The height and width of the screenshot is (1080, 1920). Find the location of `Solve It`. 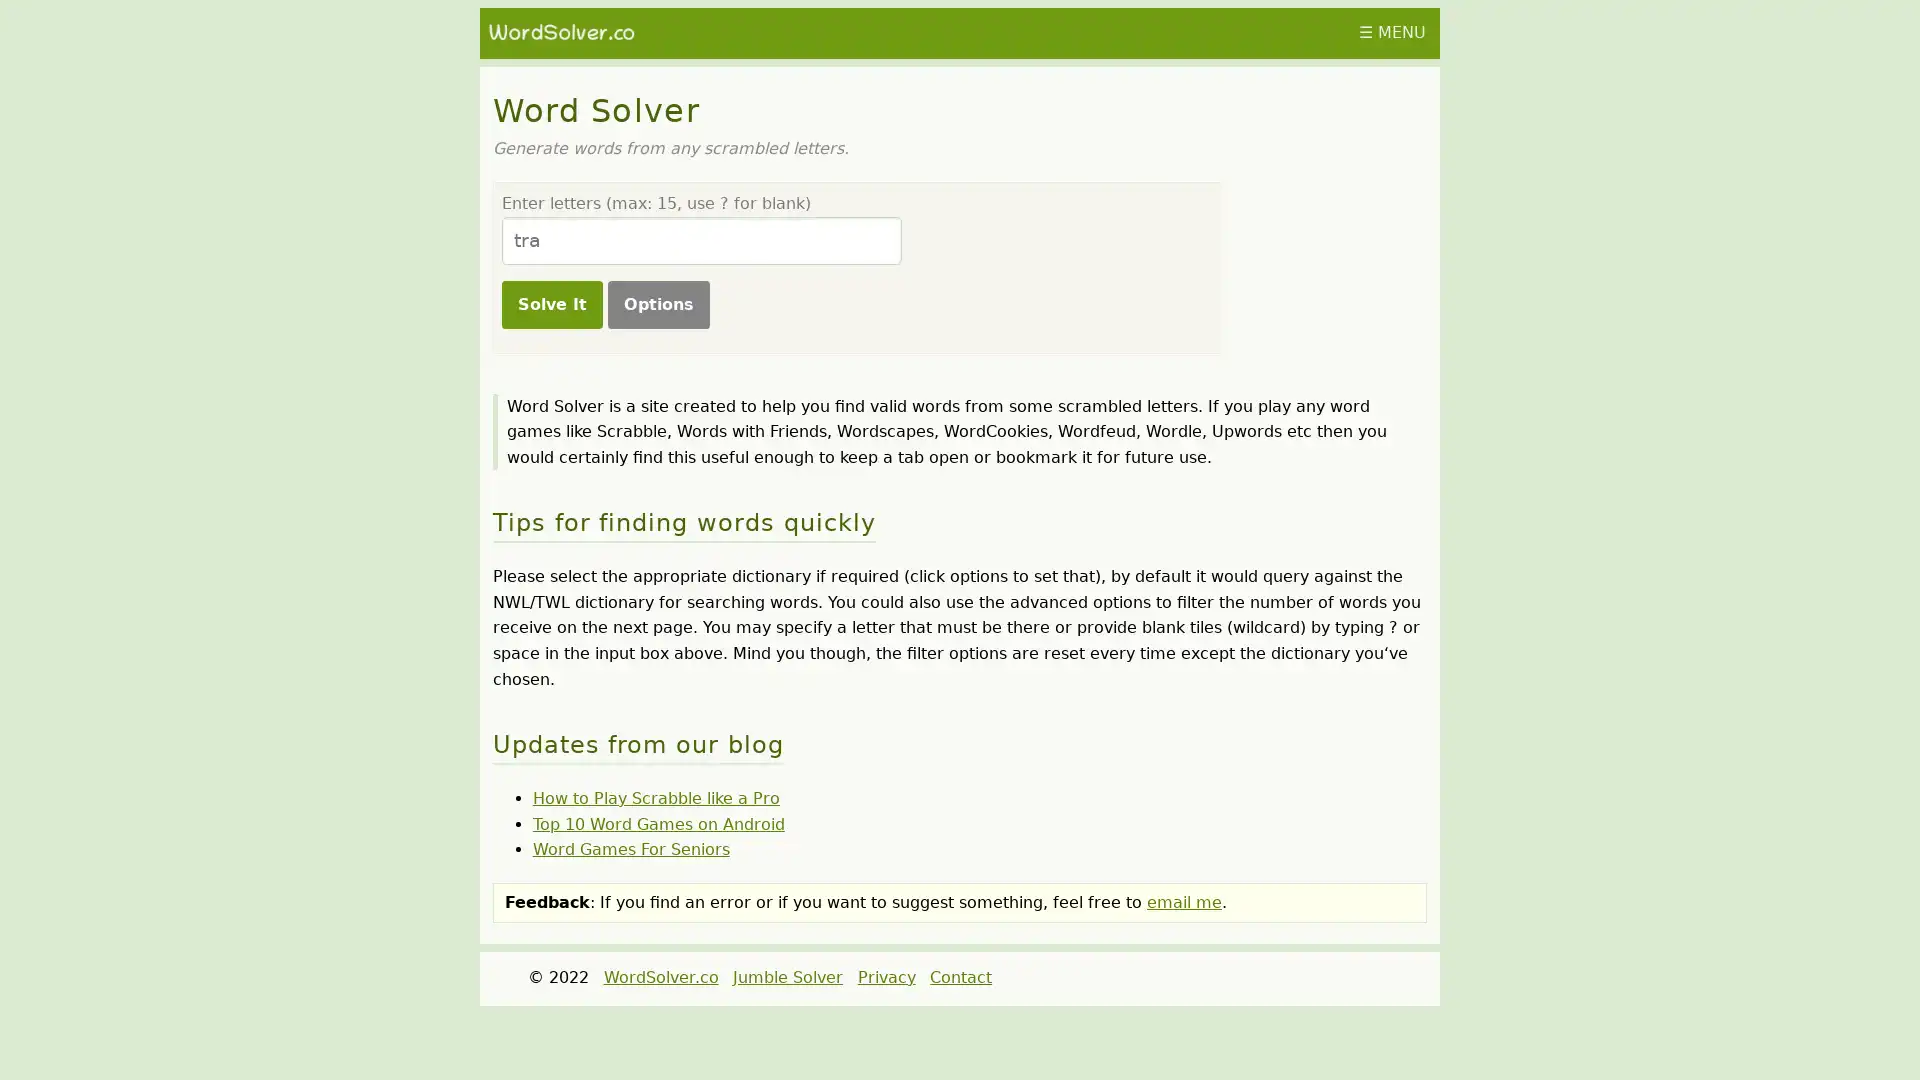

Solve It is located at coordinates (551, 304).